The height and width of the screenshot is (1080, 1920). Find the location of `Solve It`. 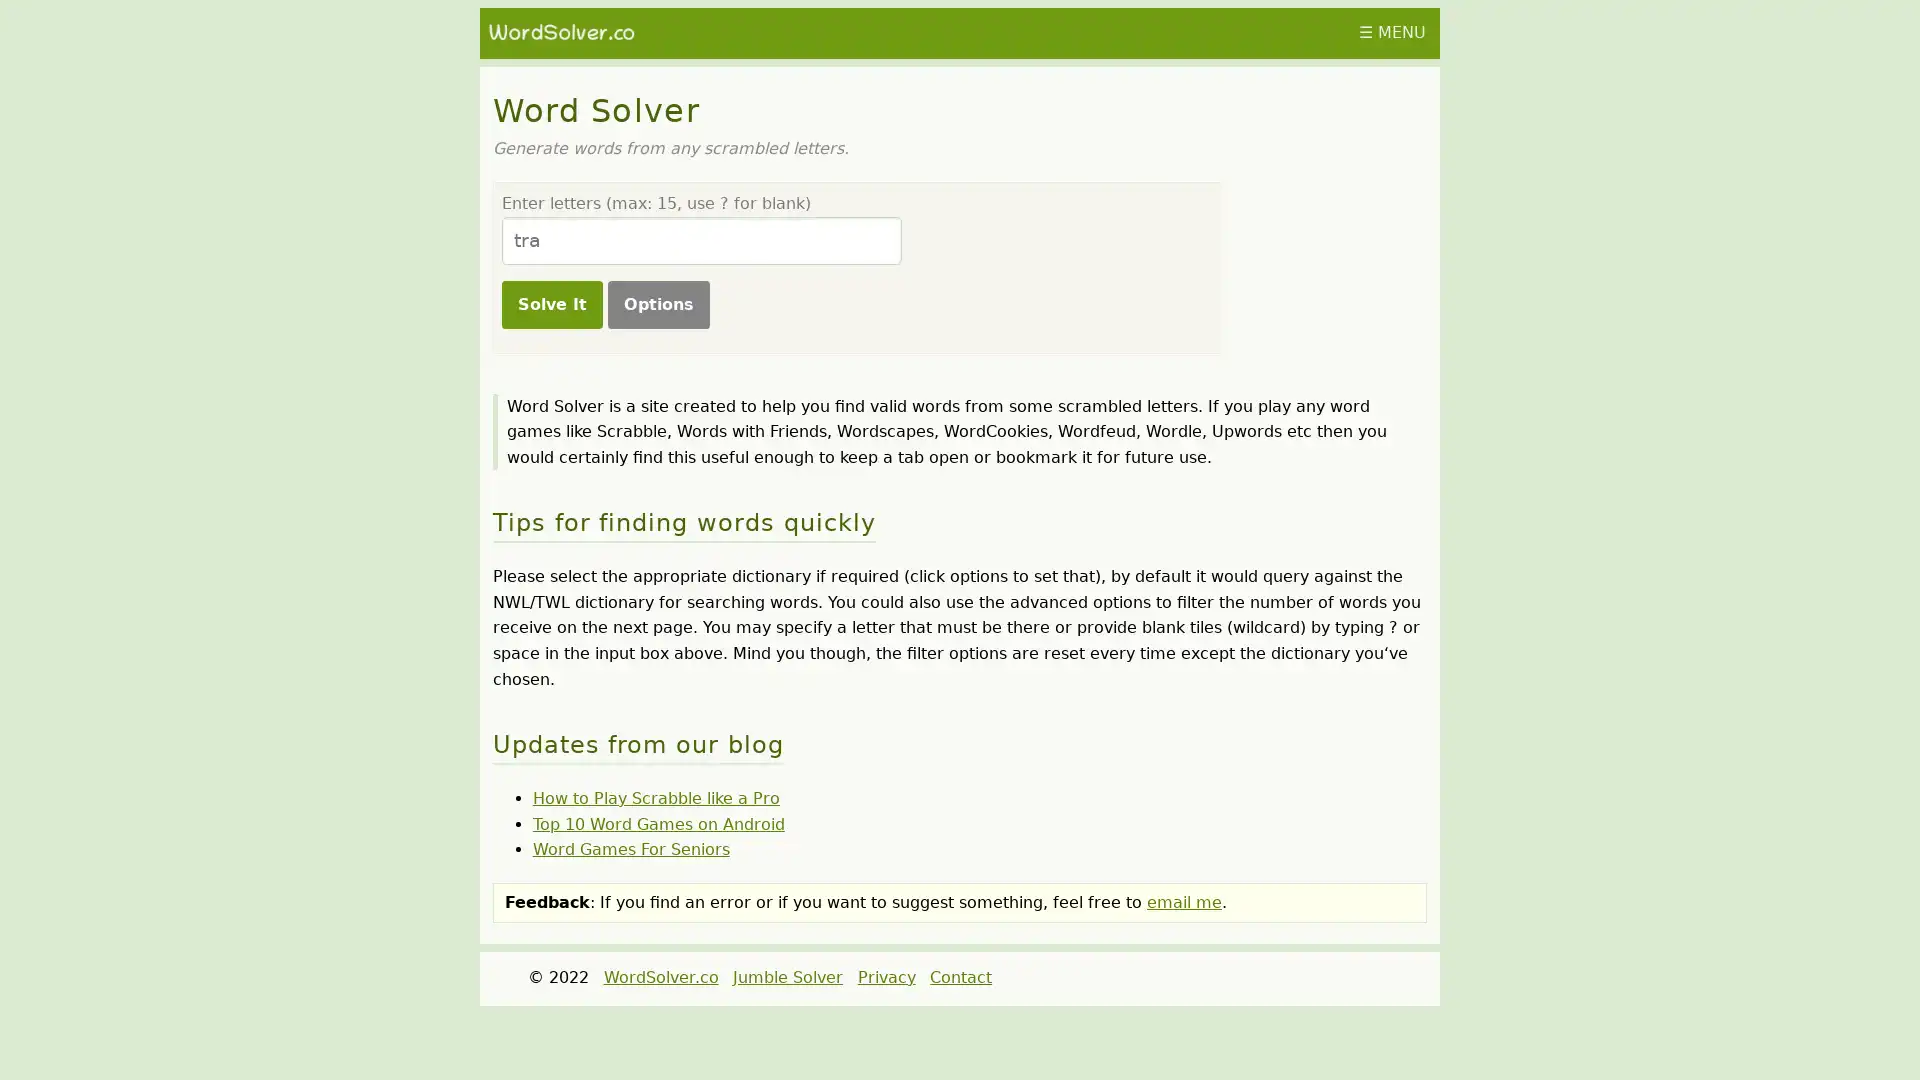

Solve It is located at coordinates (551, 304).